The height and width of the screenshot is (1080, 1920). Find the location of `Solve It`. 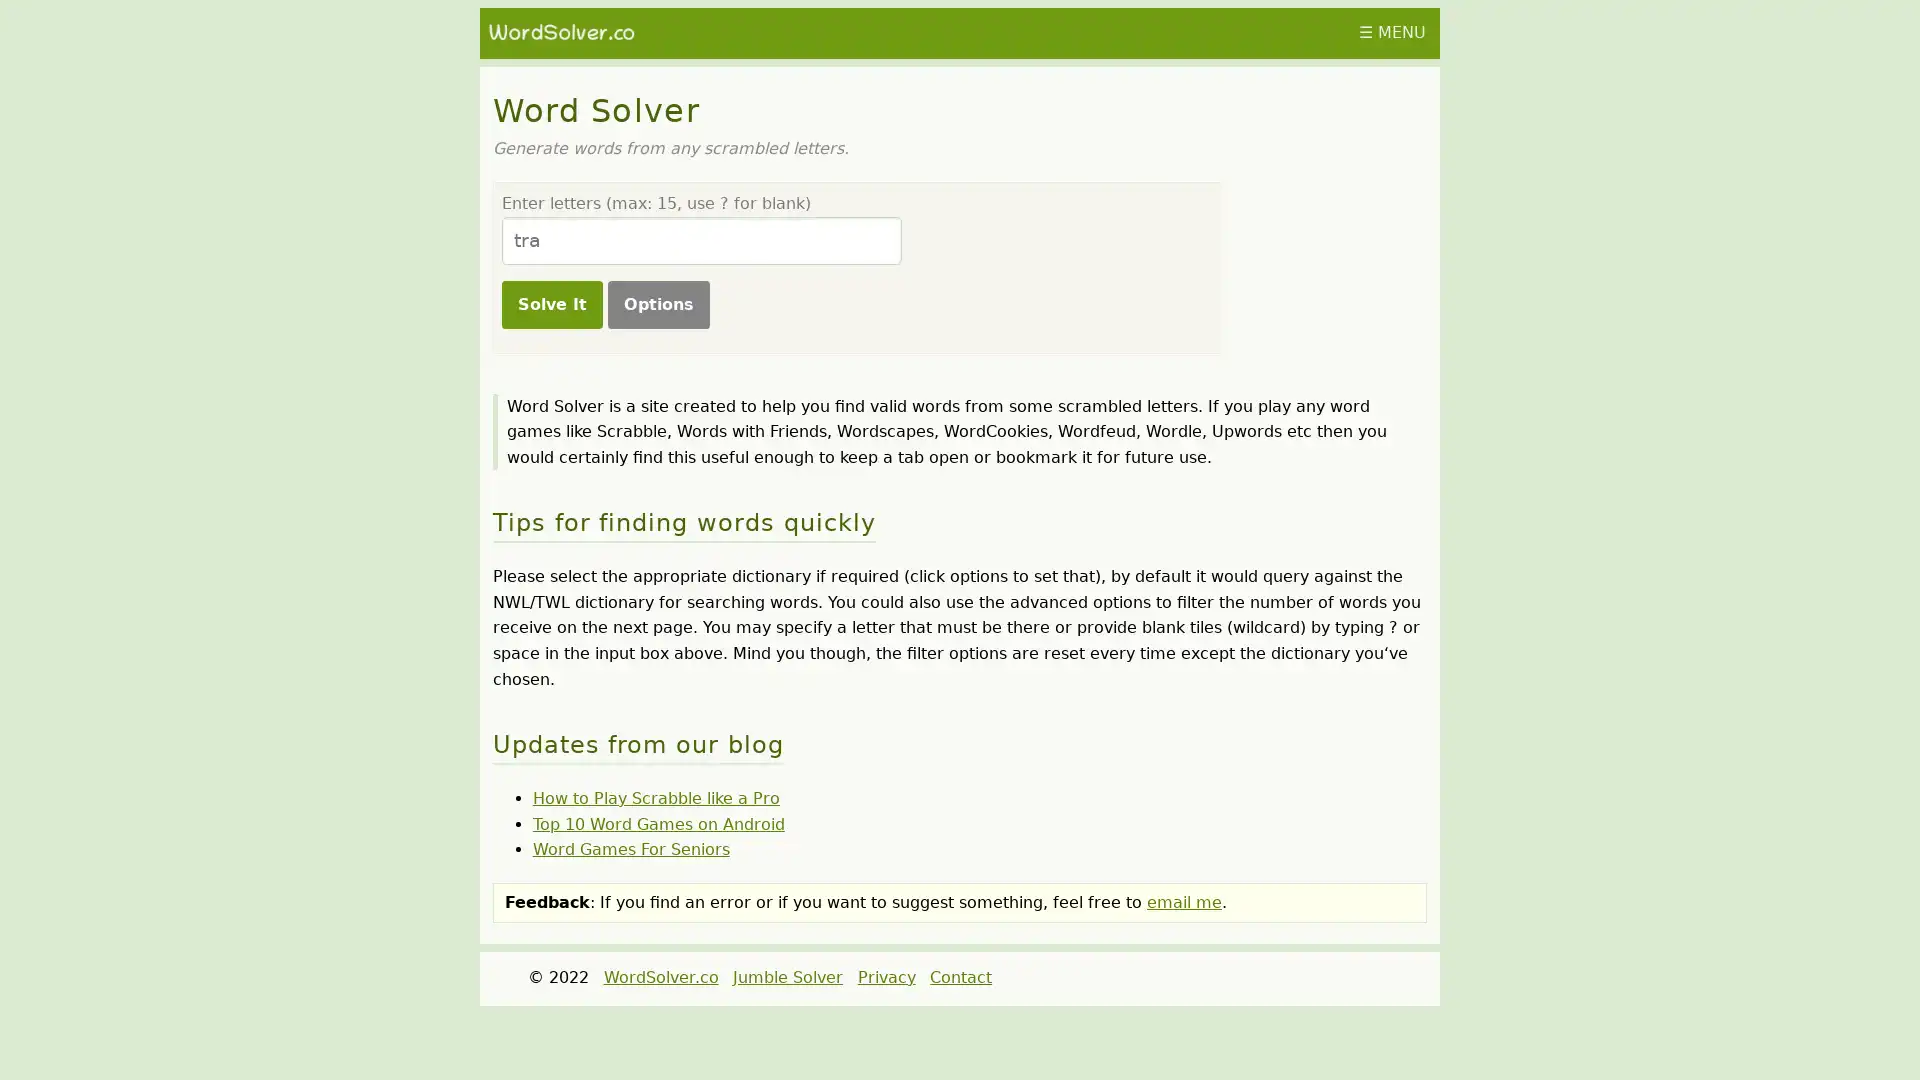

Solve It is located at coordinates (551, 304).